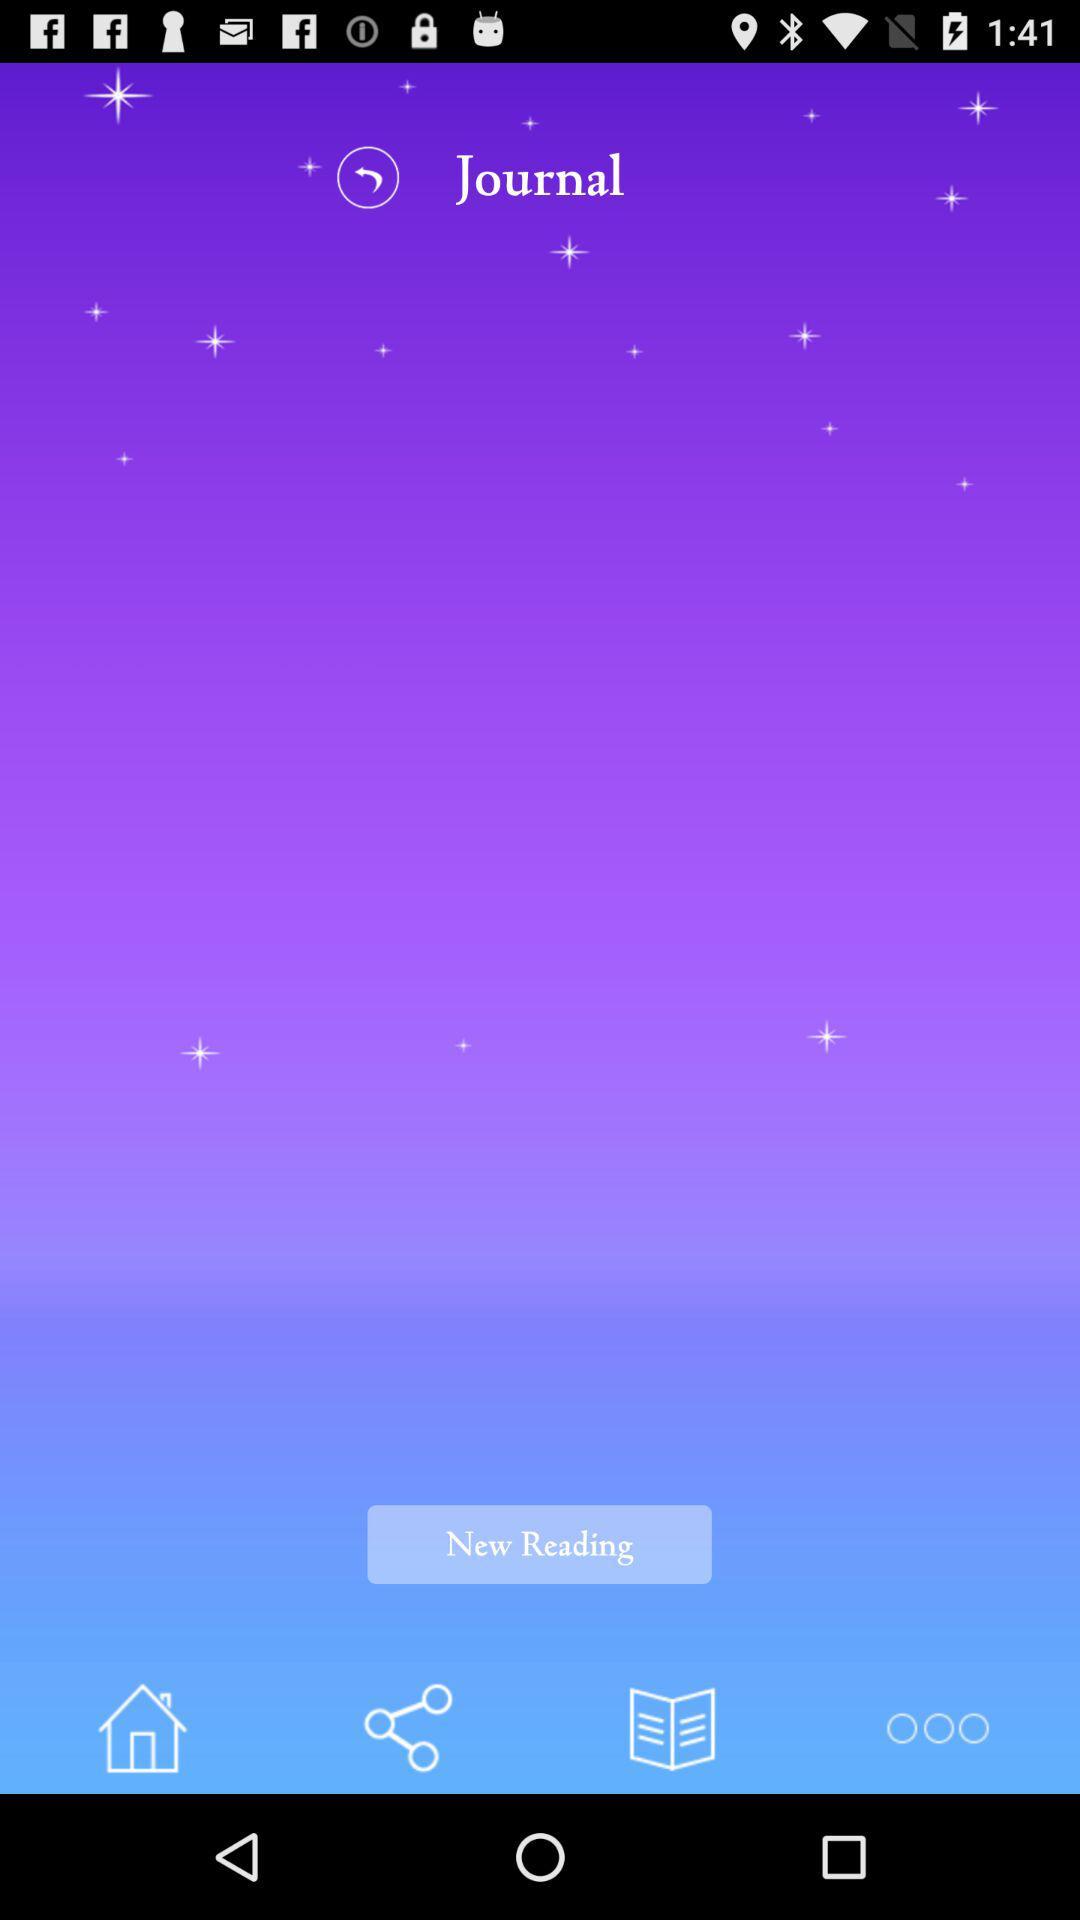 Image resolution: width=1080 pixels, height=1920 pixels. Describe the element at coordinates (406, 1848) in the screenshot. I see `the volume icon` at that location.